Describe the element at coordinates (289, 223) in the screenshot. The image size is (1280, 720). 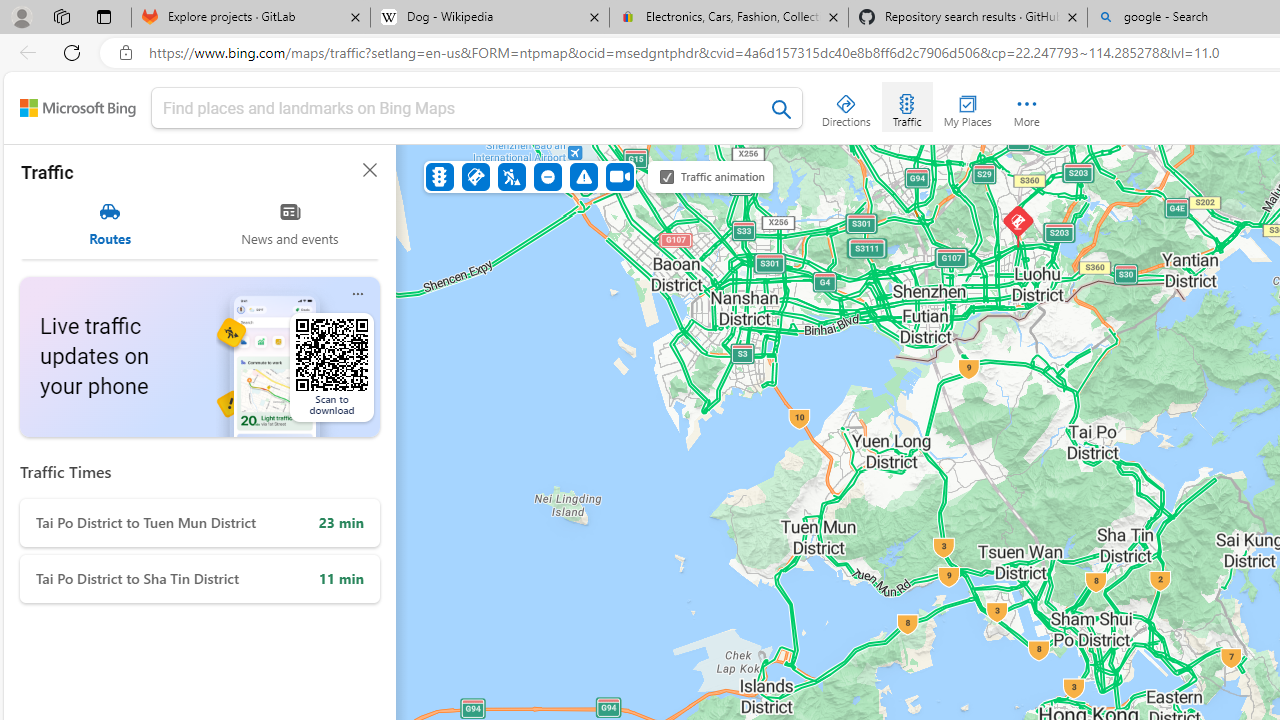
I see `'News and events'` at that location.